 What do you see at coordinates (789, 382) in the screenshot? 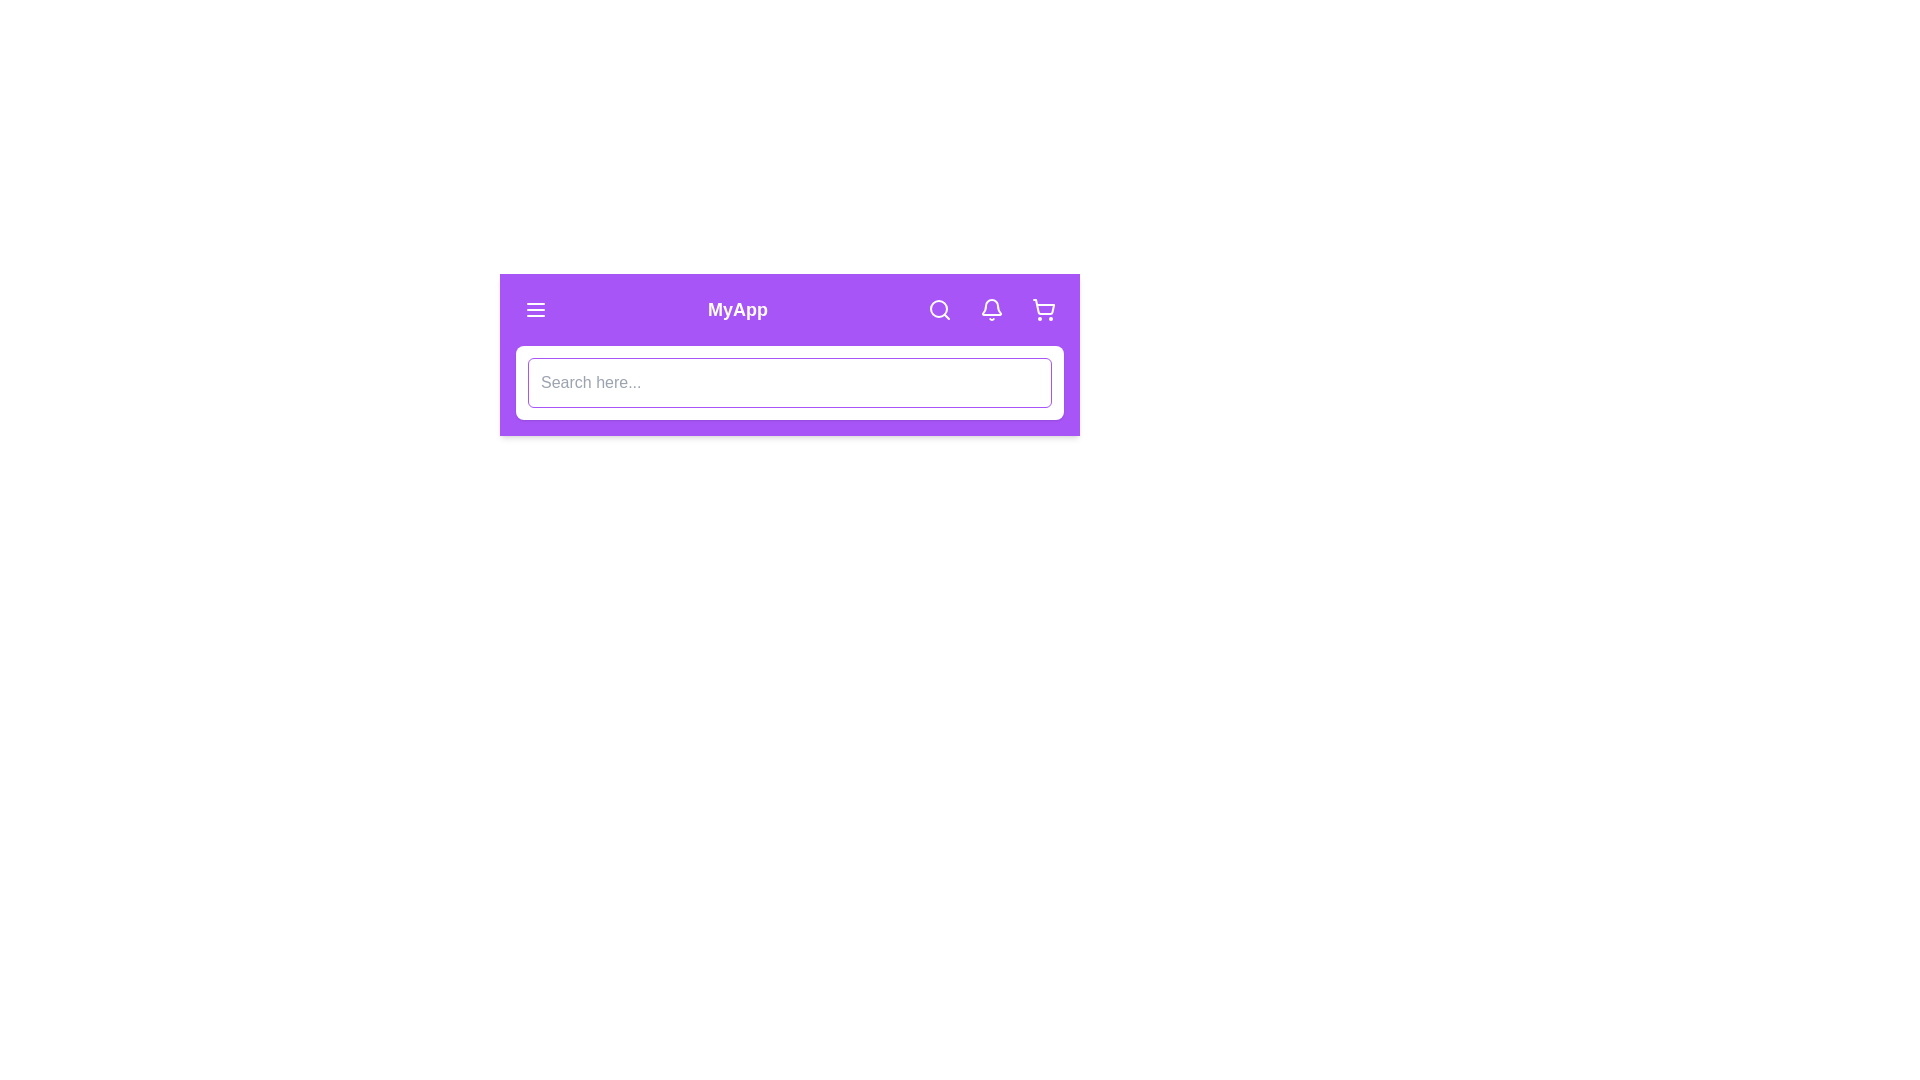
I see `the search input field and clear its content` at bounding box center [789, 382].